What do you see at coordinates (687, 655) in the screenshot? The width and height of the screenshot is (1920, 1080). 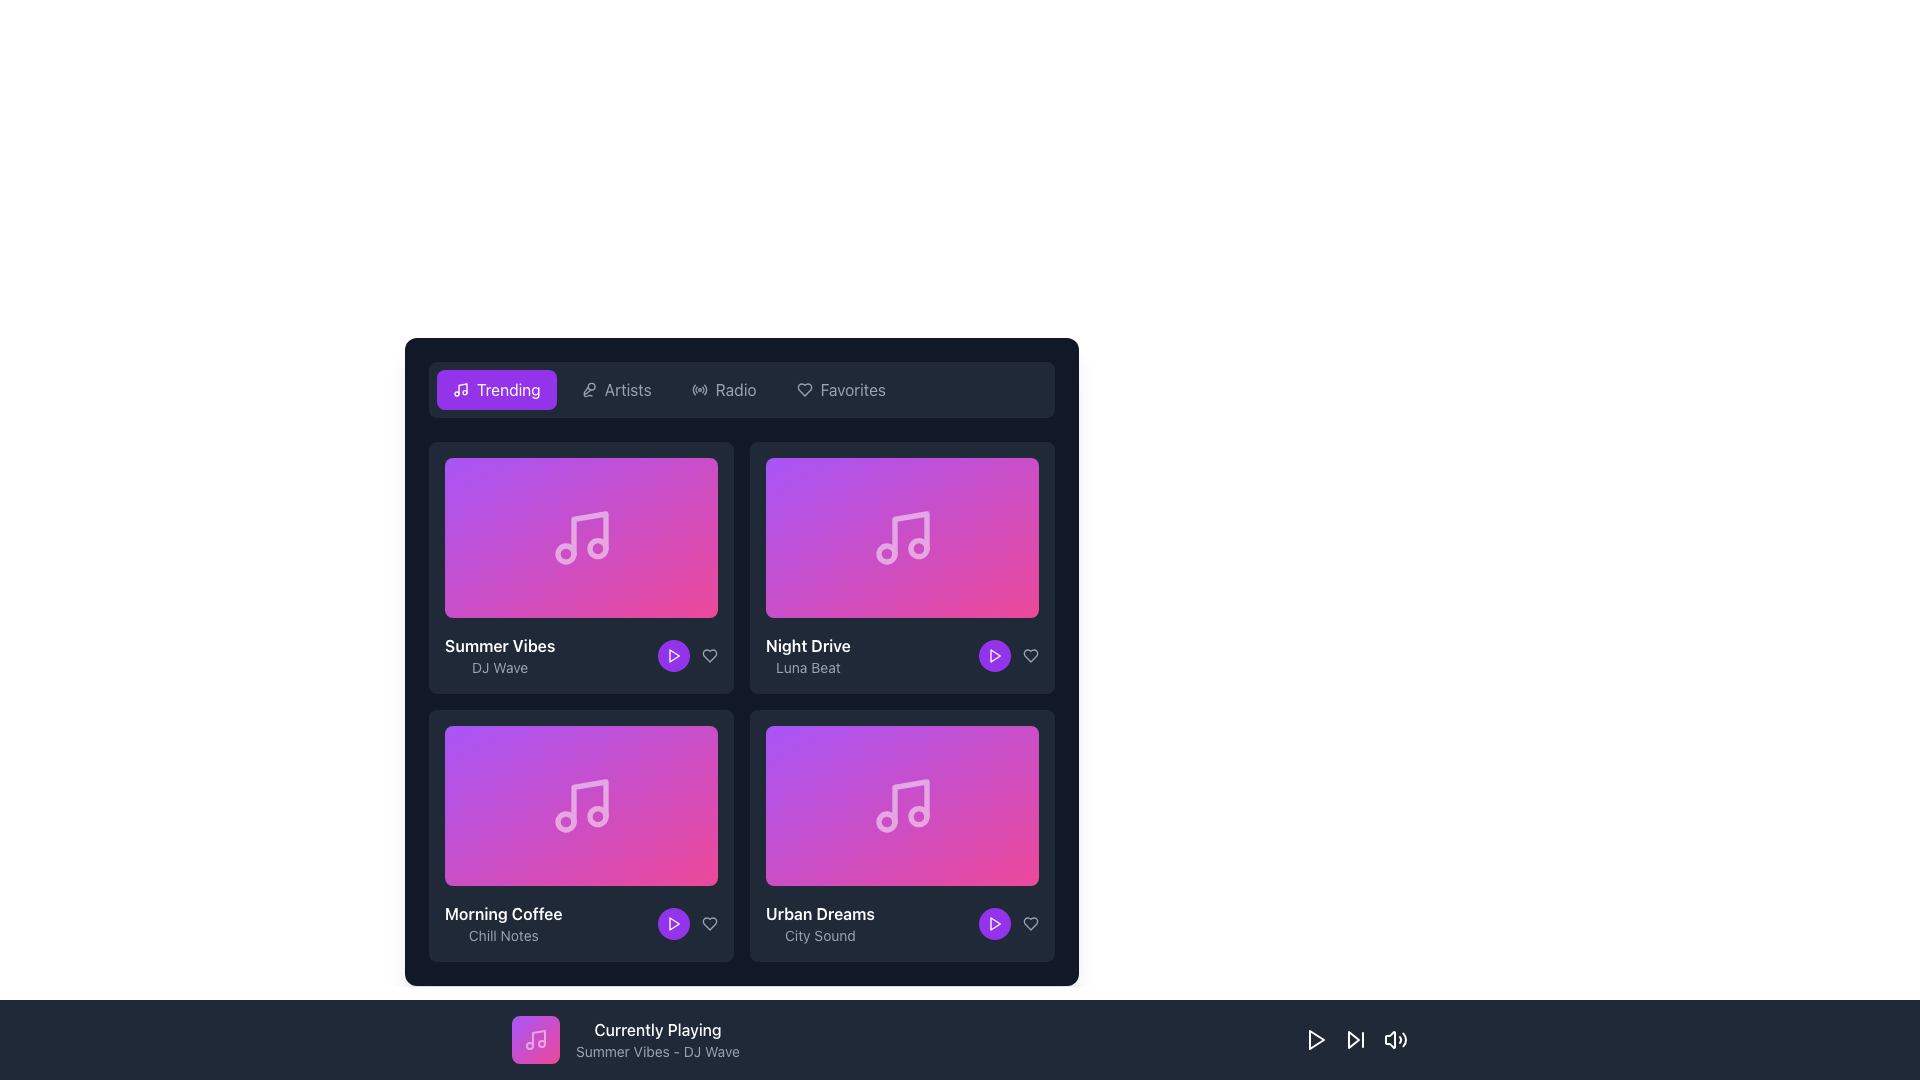 I see `the heart-shaped icon in the 'Currently Playing' section under the 'Summer Vibes' track to like the track` at bounding box center [687, 655].